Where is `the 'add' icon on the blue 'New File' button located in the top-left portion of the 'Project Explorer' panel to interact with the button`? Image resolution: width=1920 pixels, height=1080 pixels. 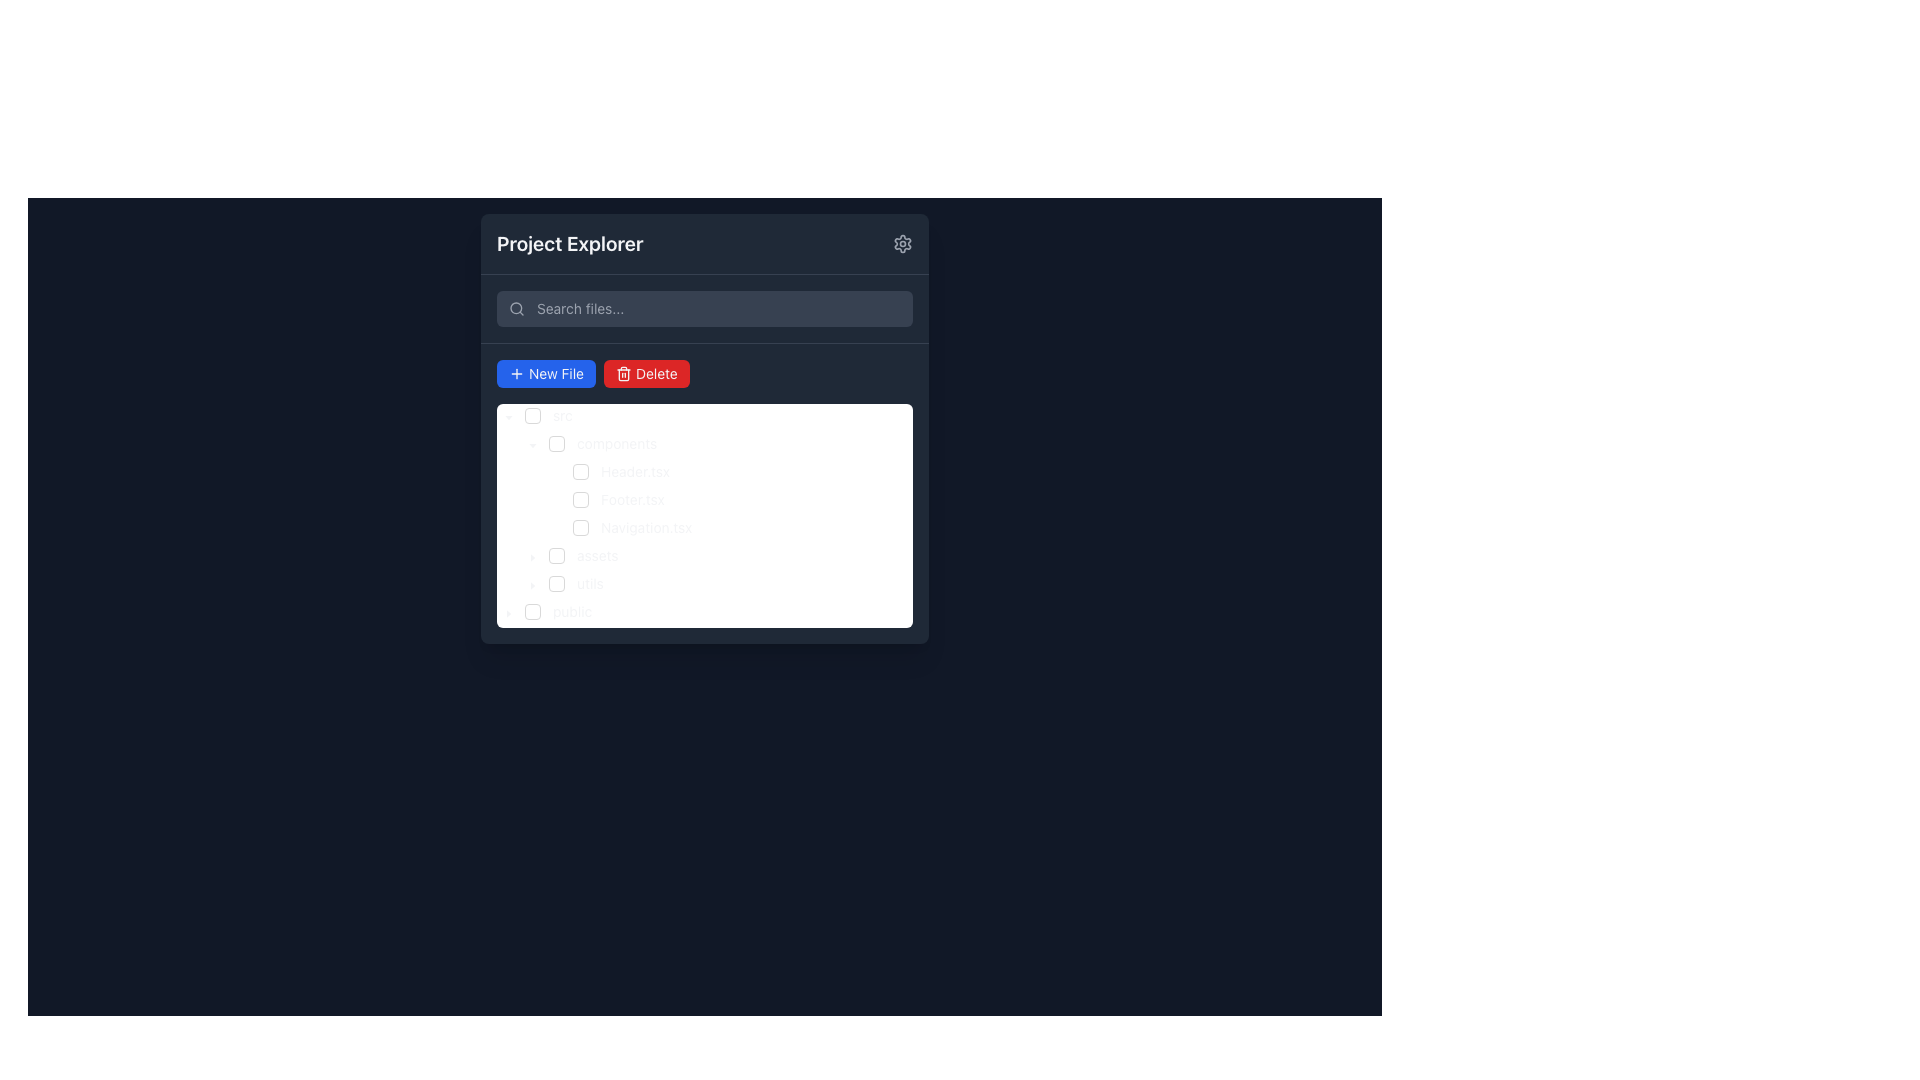 the 'add' icon on the blue 'New File' button located in the top-left portion of the 'Project Explorer' panel to interact with the button is located at coordinates (517, 374).